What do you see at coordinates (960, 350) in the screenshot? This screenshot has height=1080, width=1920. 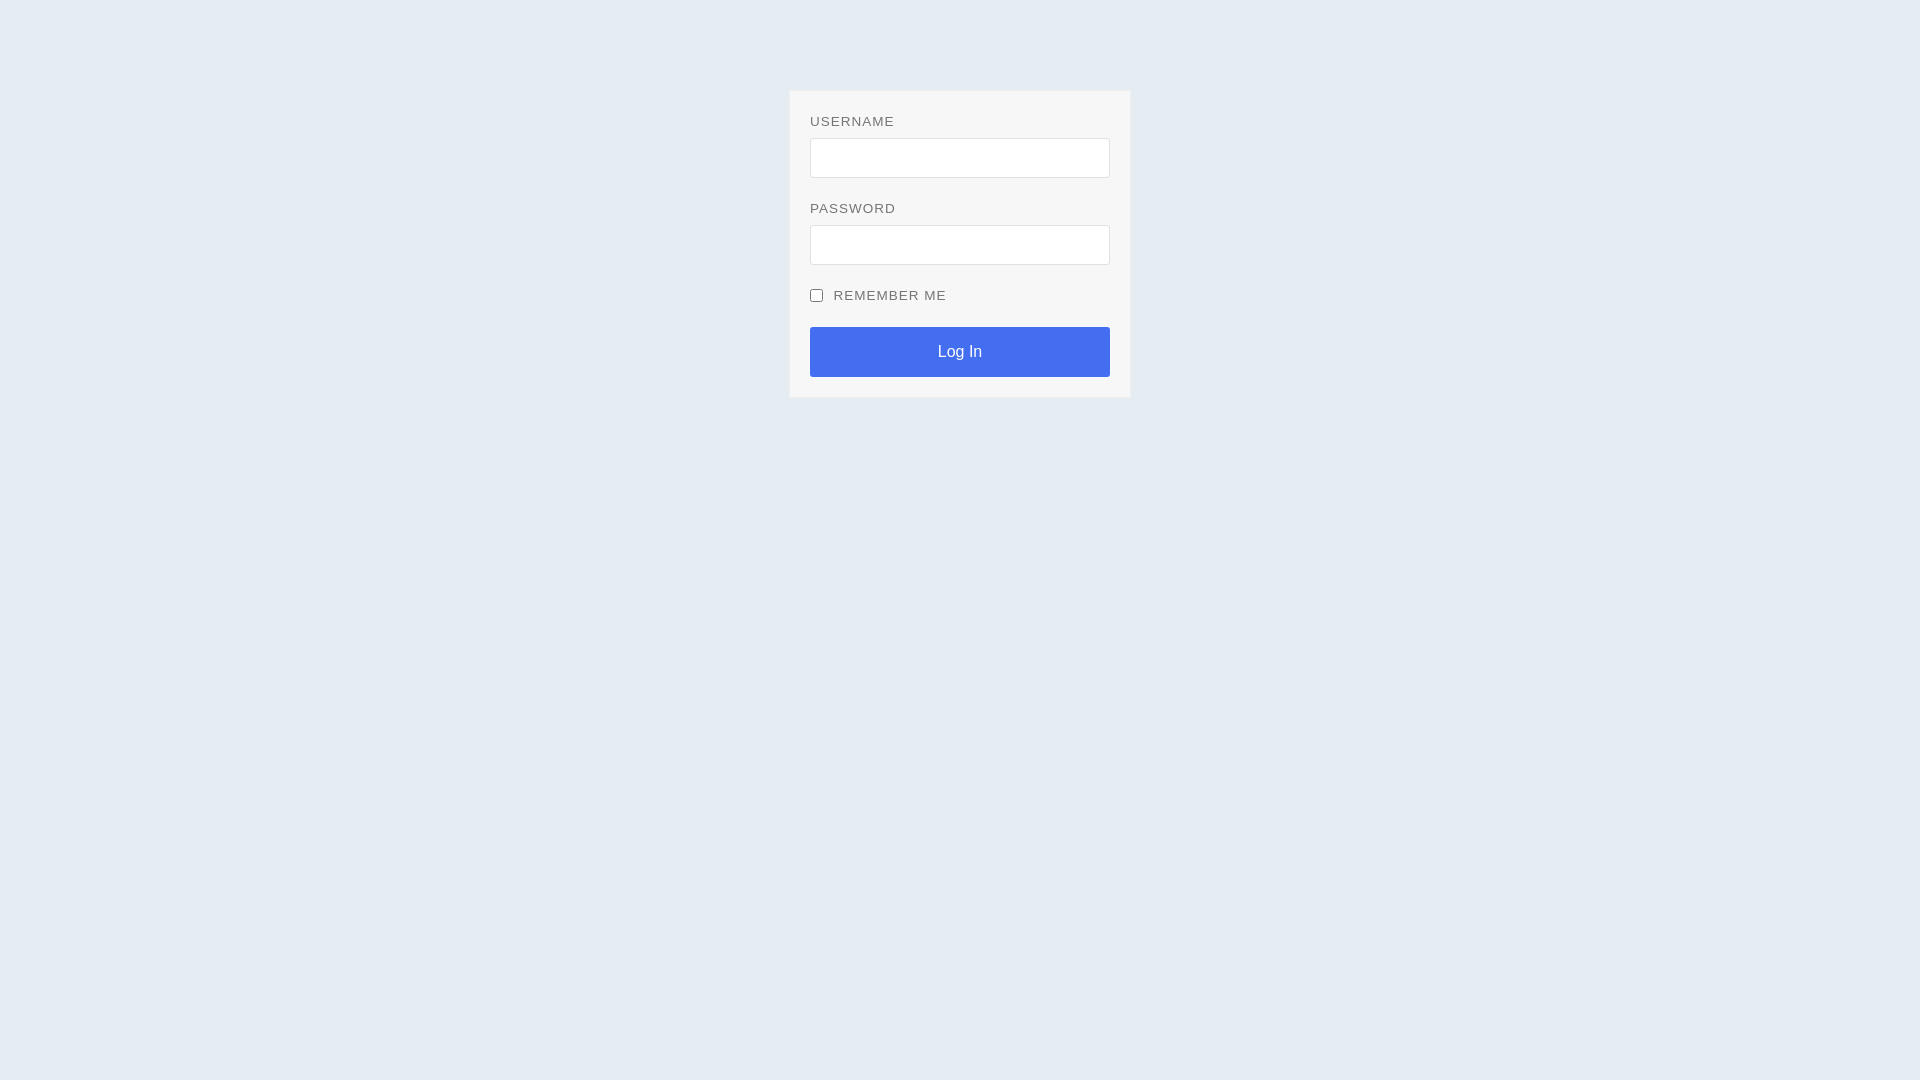 I see `'Log In'` at bounding box center [960, 350].